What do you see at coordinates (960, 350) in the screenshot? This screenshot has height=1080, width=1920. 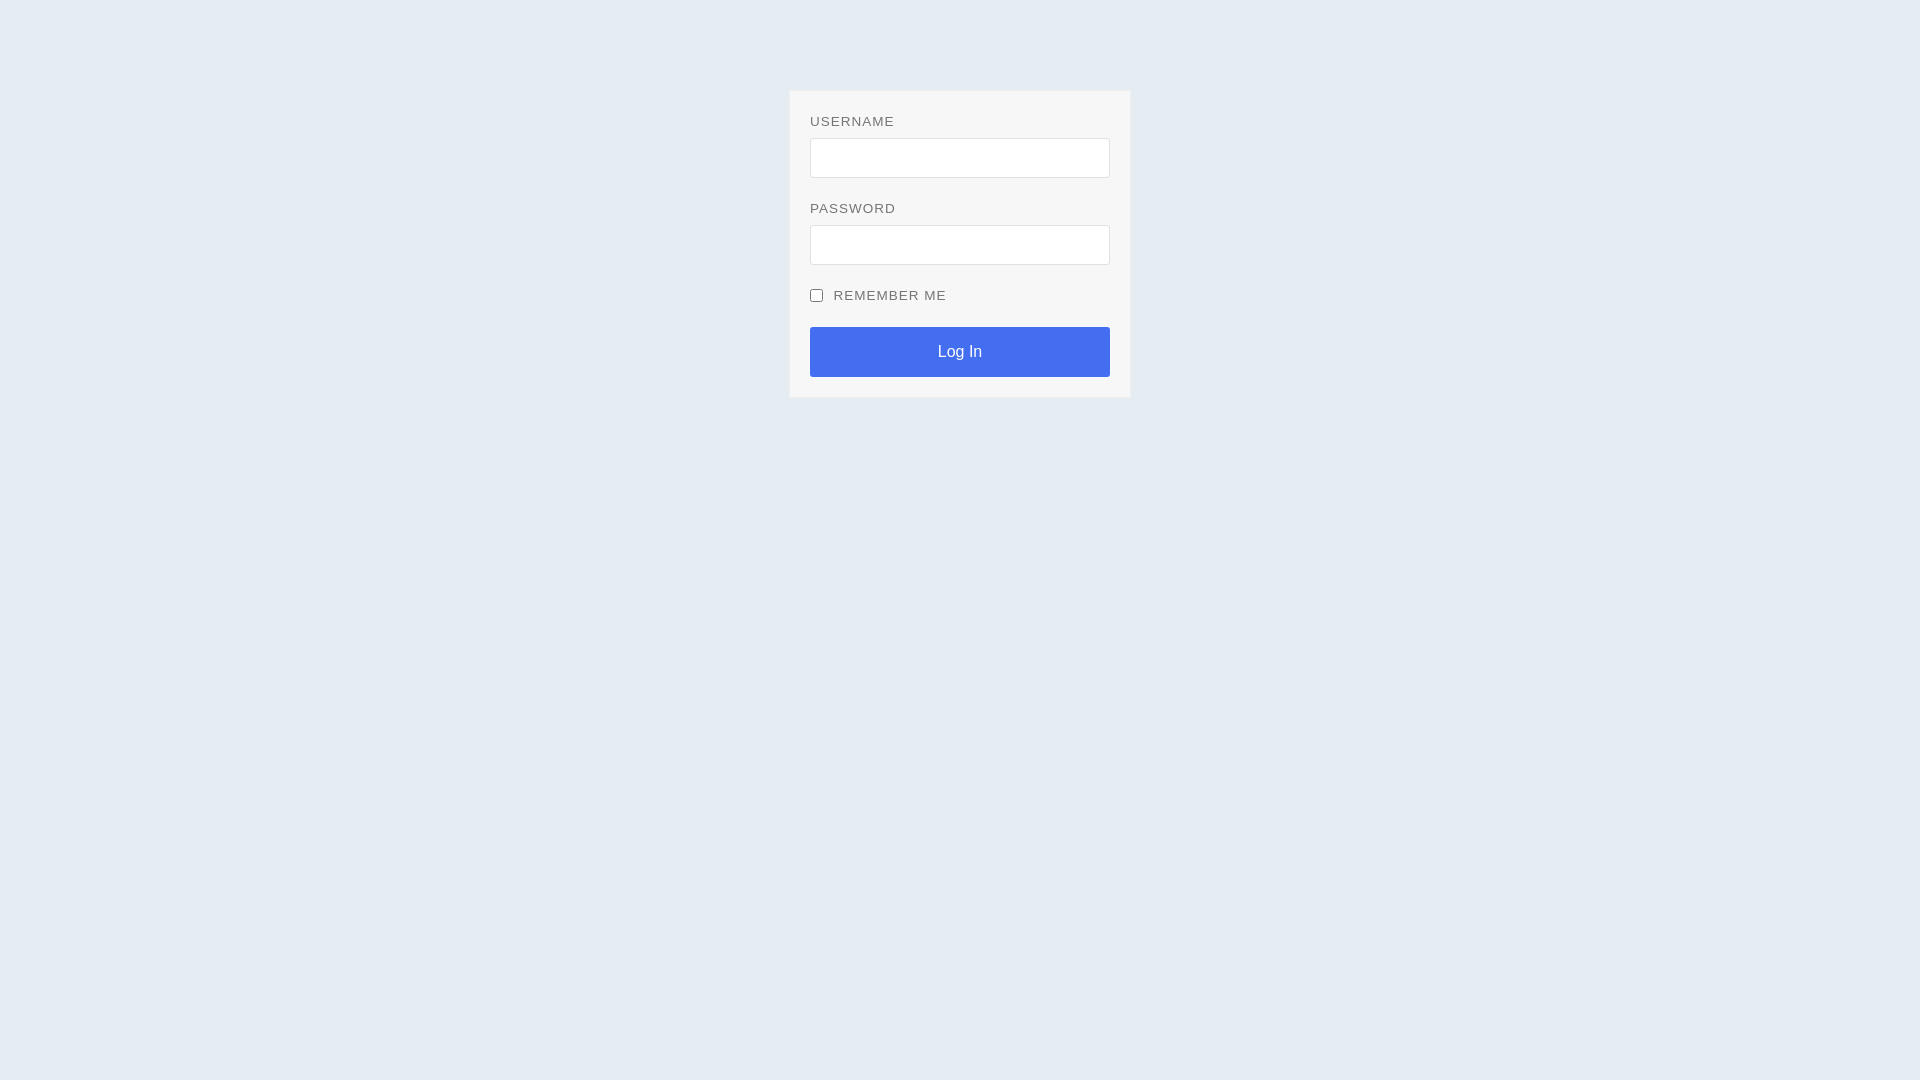 I see `'Log In'` at bounding box center [960, 350].